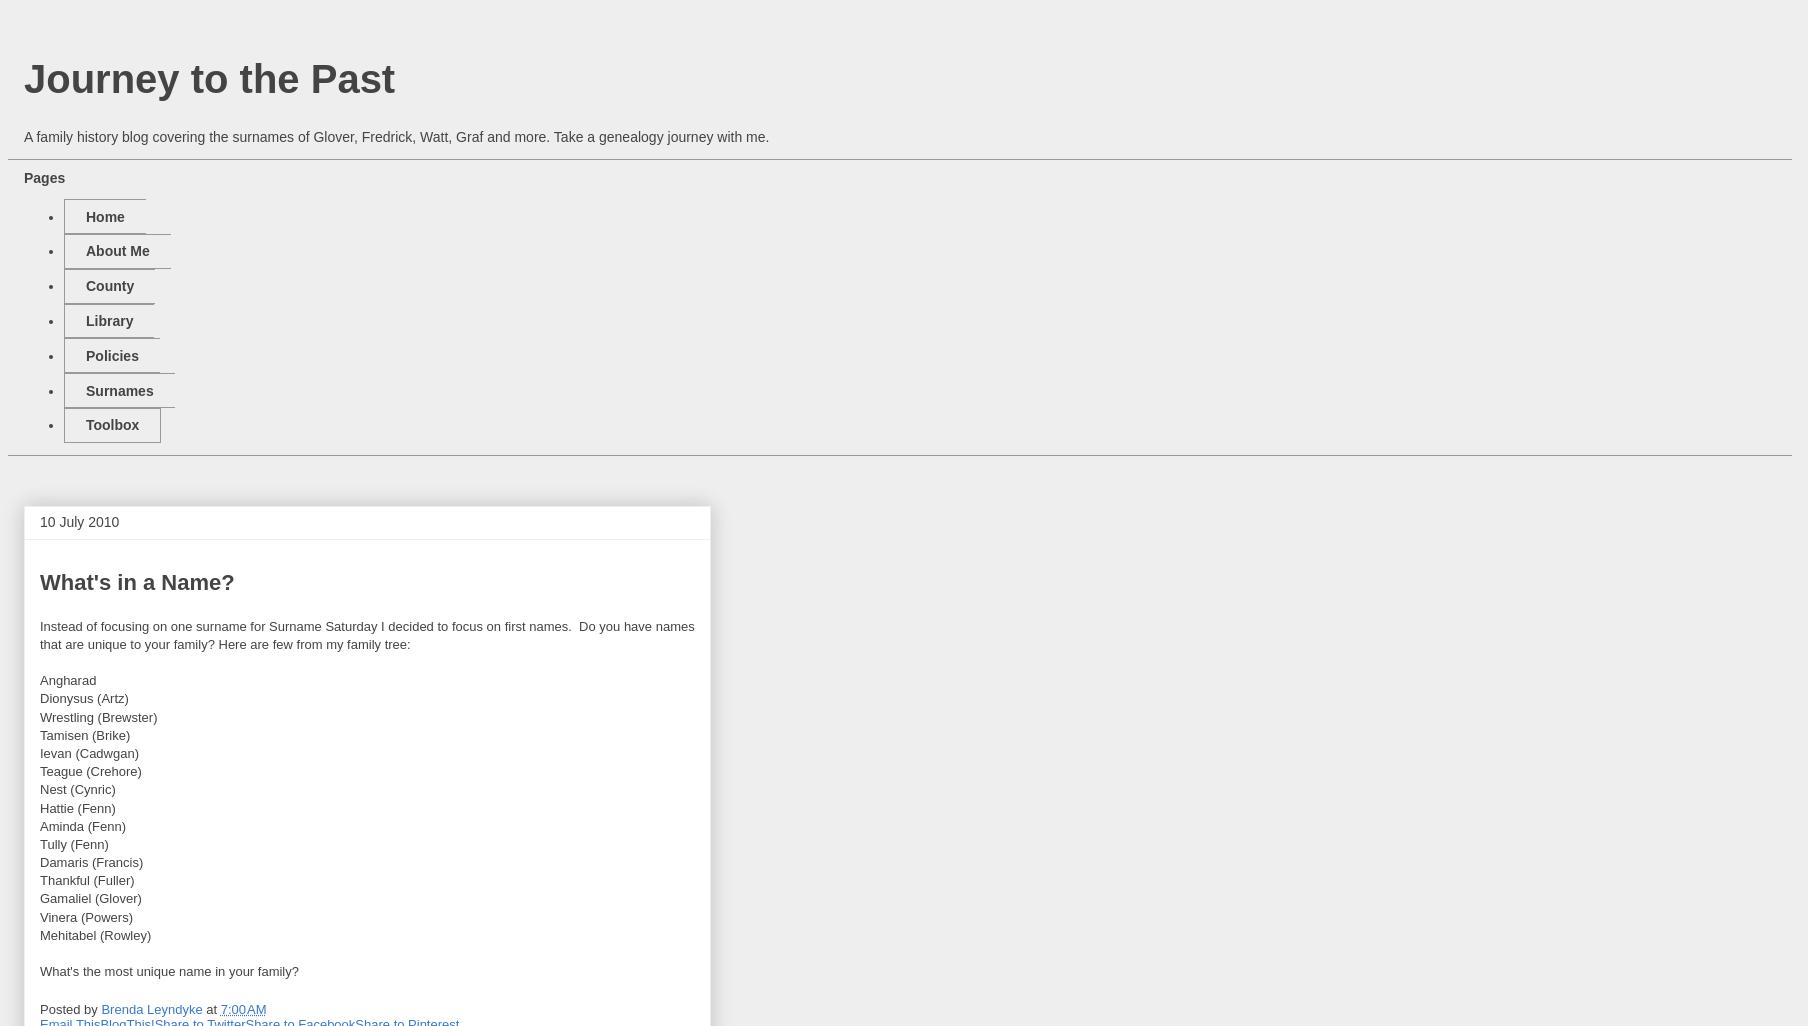 The width and height of the screenshot is (1808, 1026). I want to click on 'Home', so click(104, 215).